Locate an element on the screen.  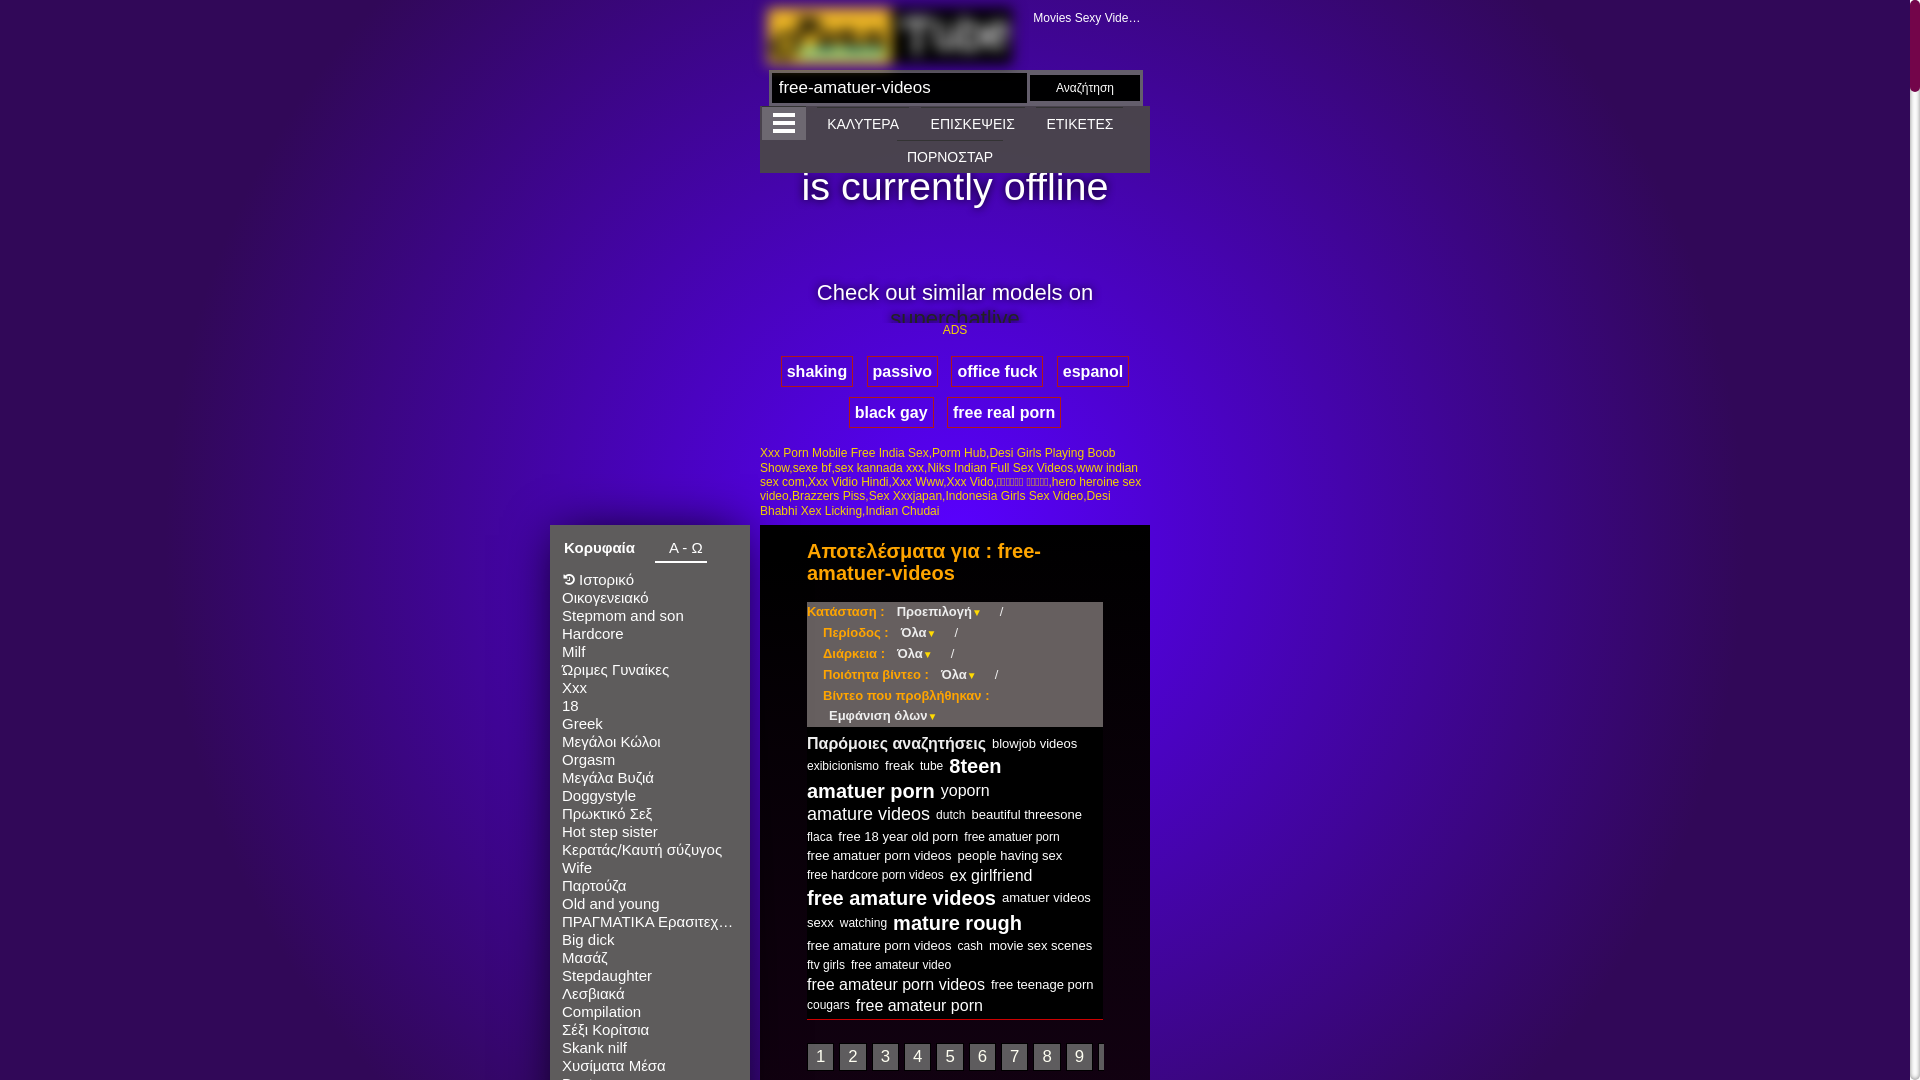
'10' is located at coordinates (1115, 1055).